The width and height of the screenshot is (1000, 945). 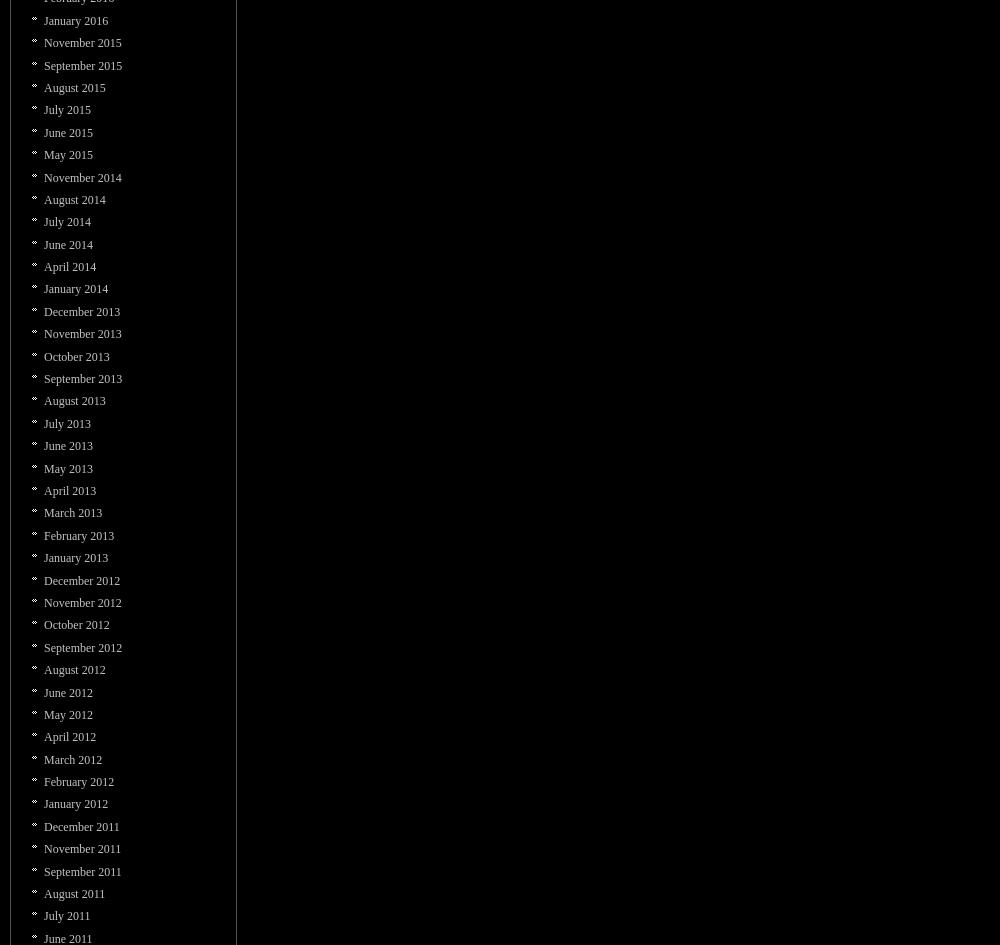 I want to click on 'May 2015', so click(x=67, y=154).